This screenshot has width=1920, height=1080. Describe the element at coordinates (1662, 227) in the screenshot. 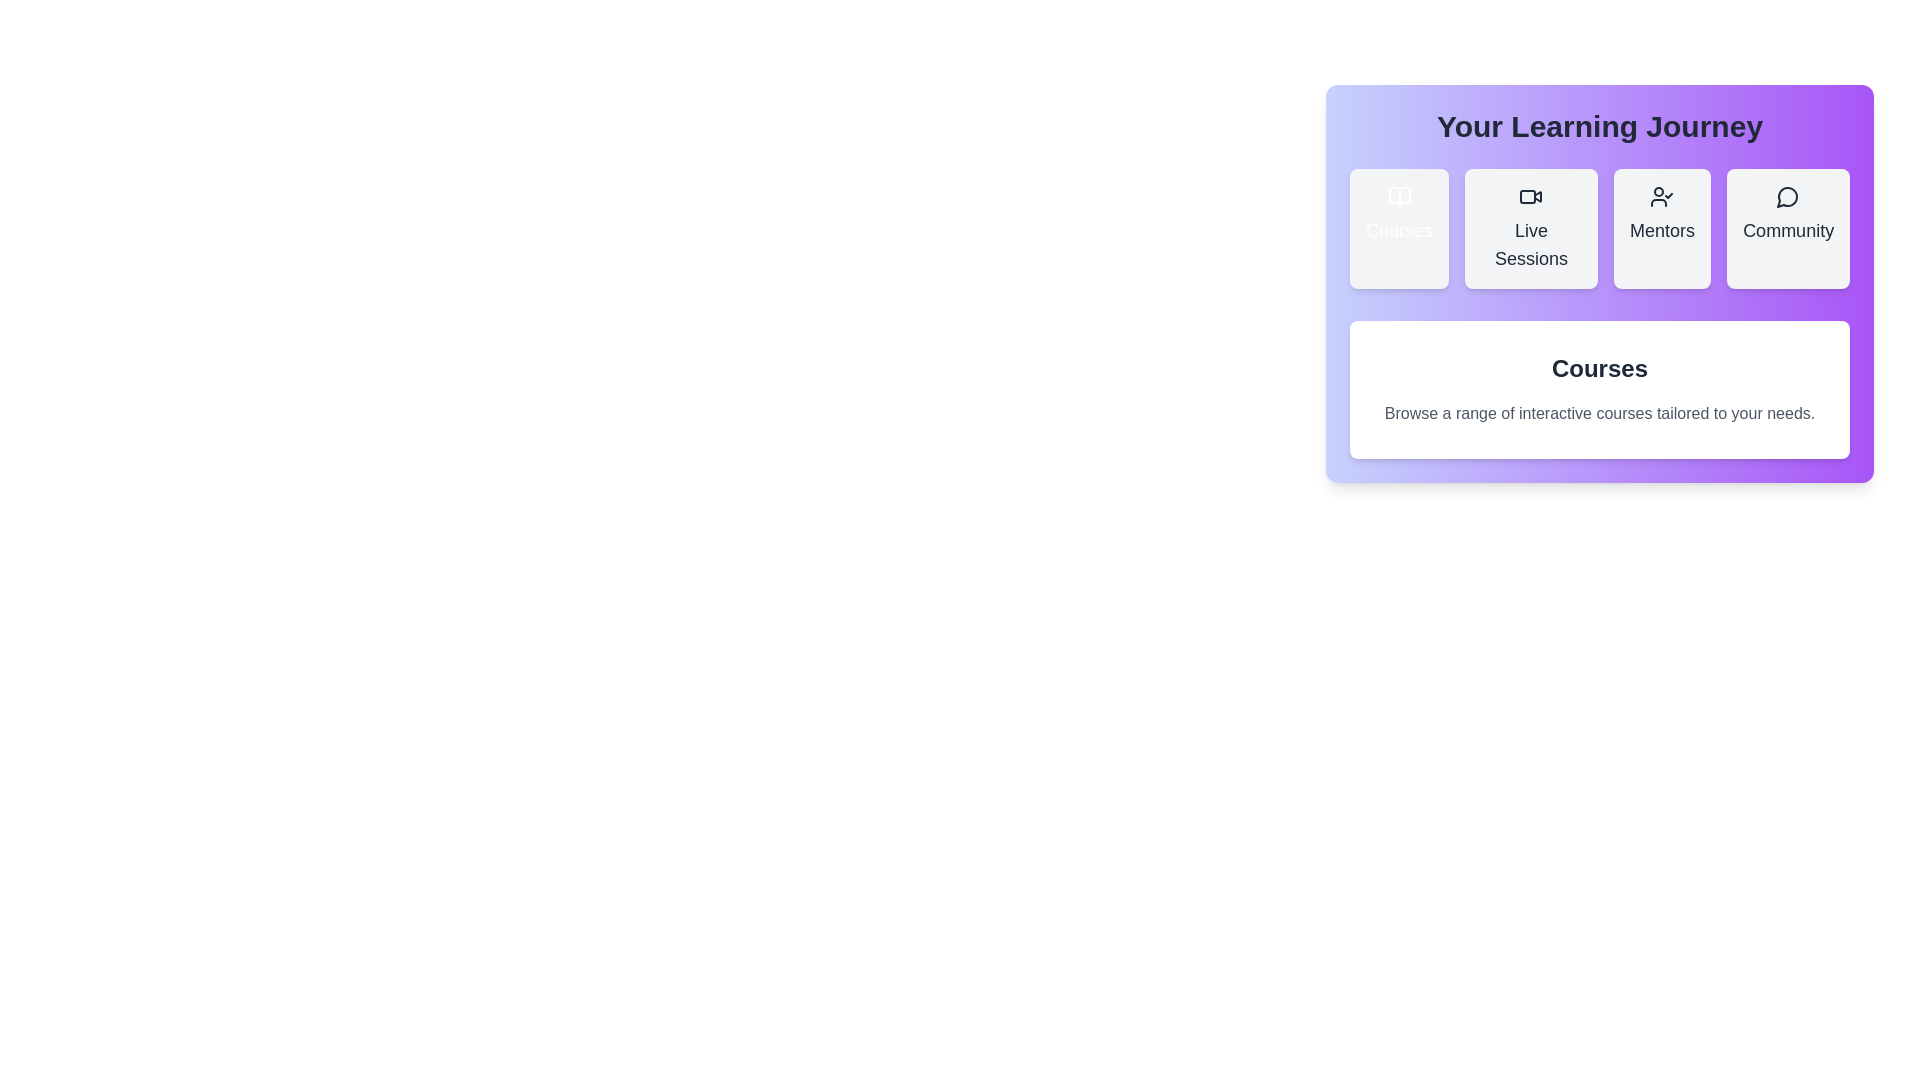

I see `the tab with title Mentors to inspect its icon and title` at that location.